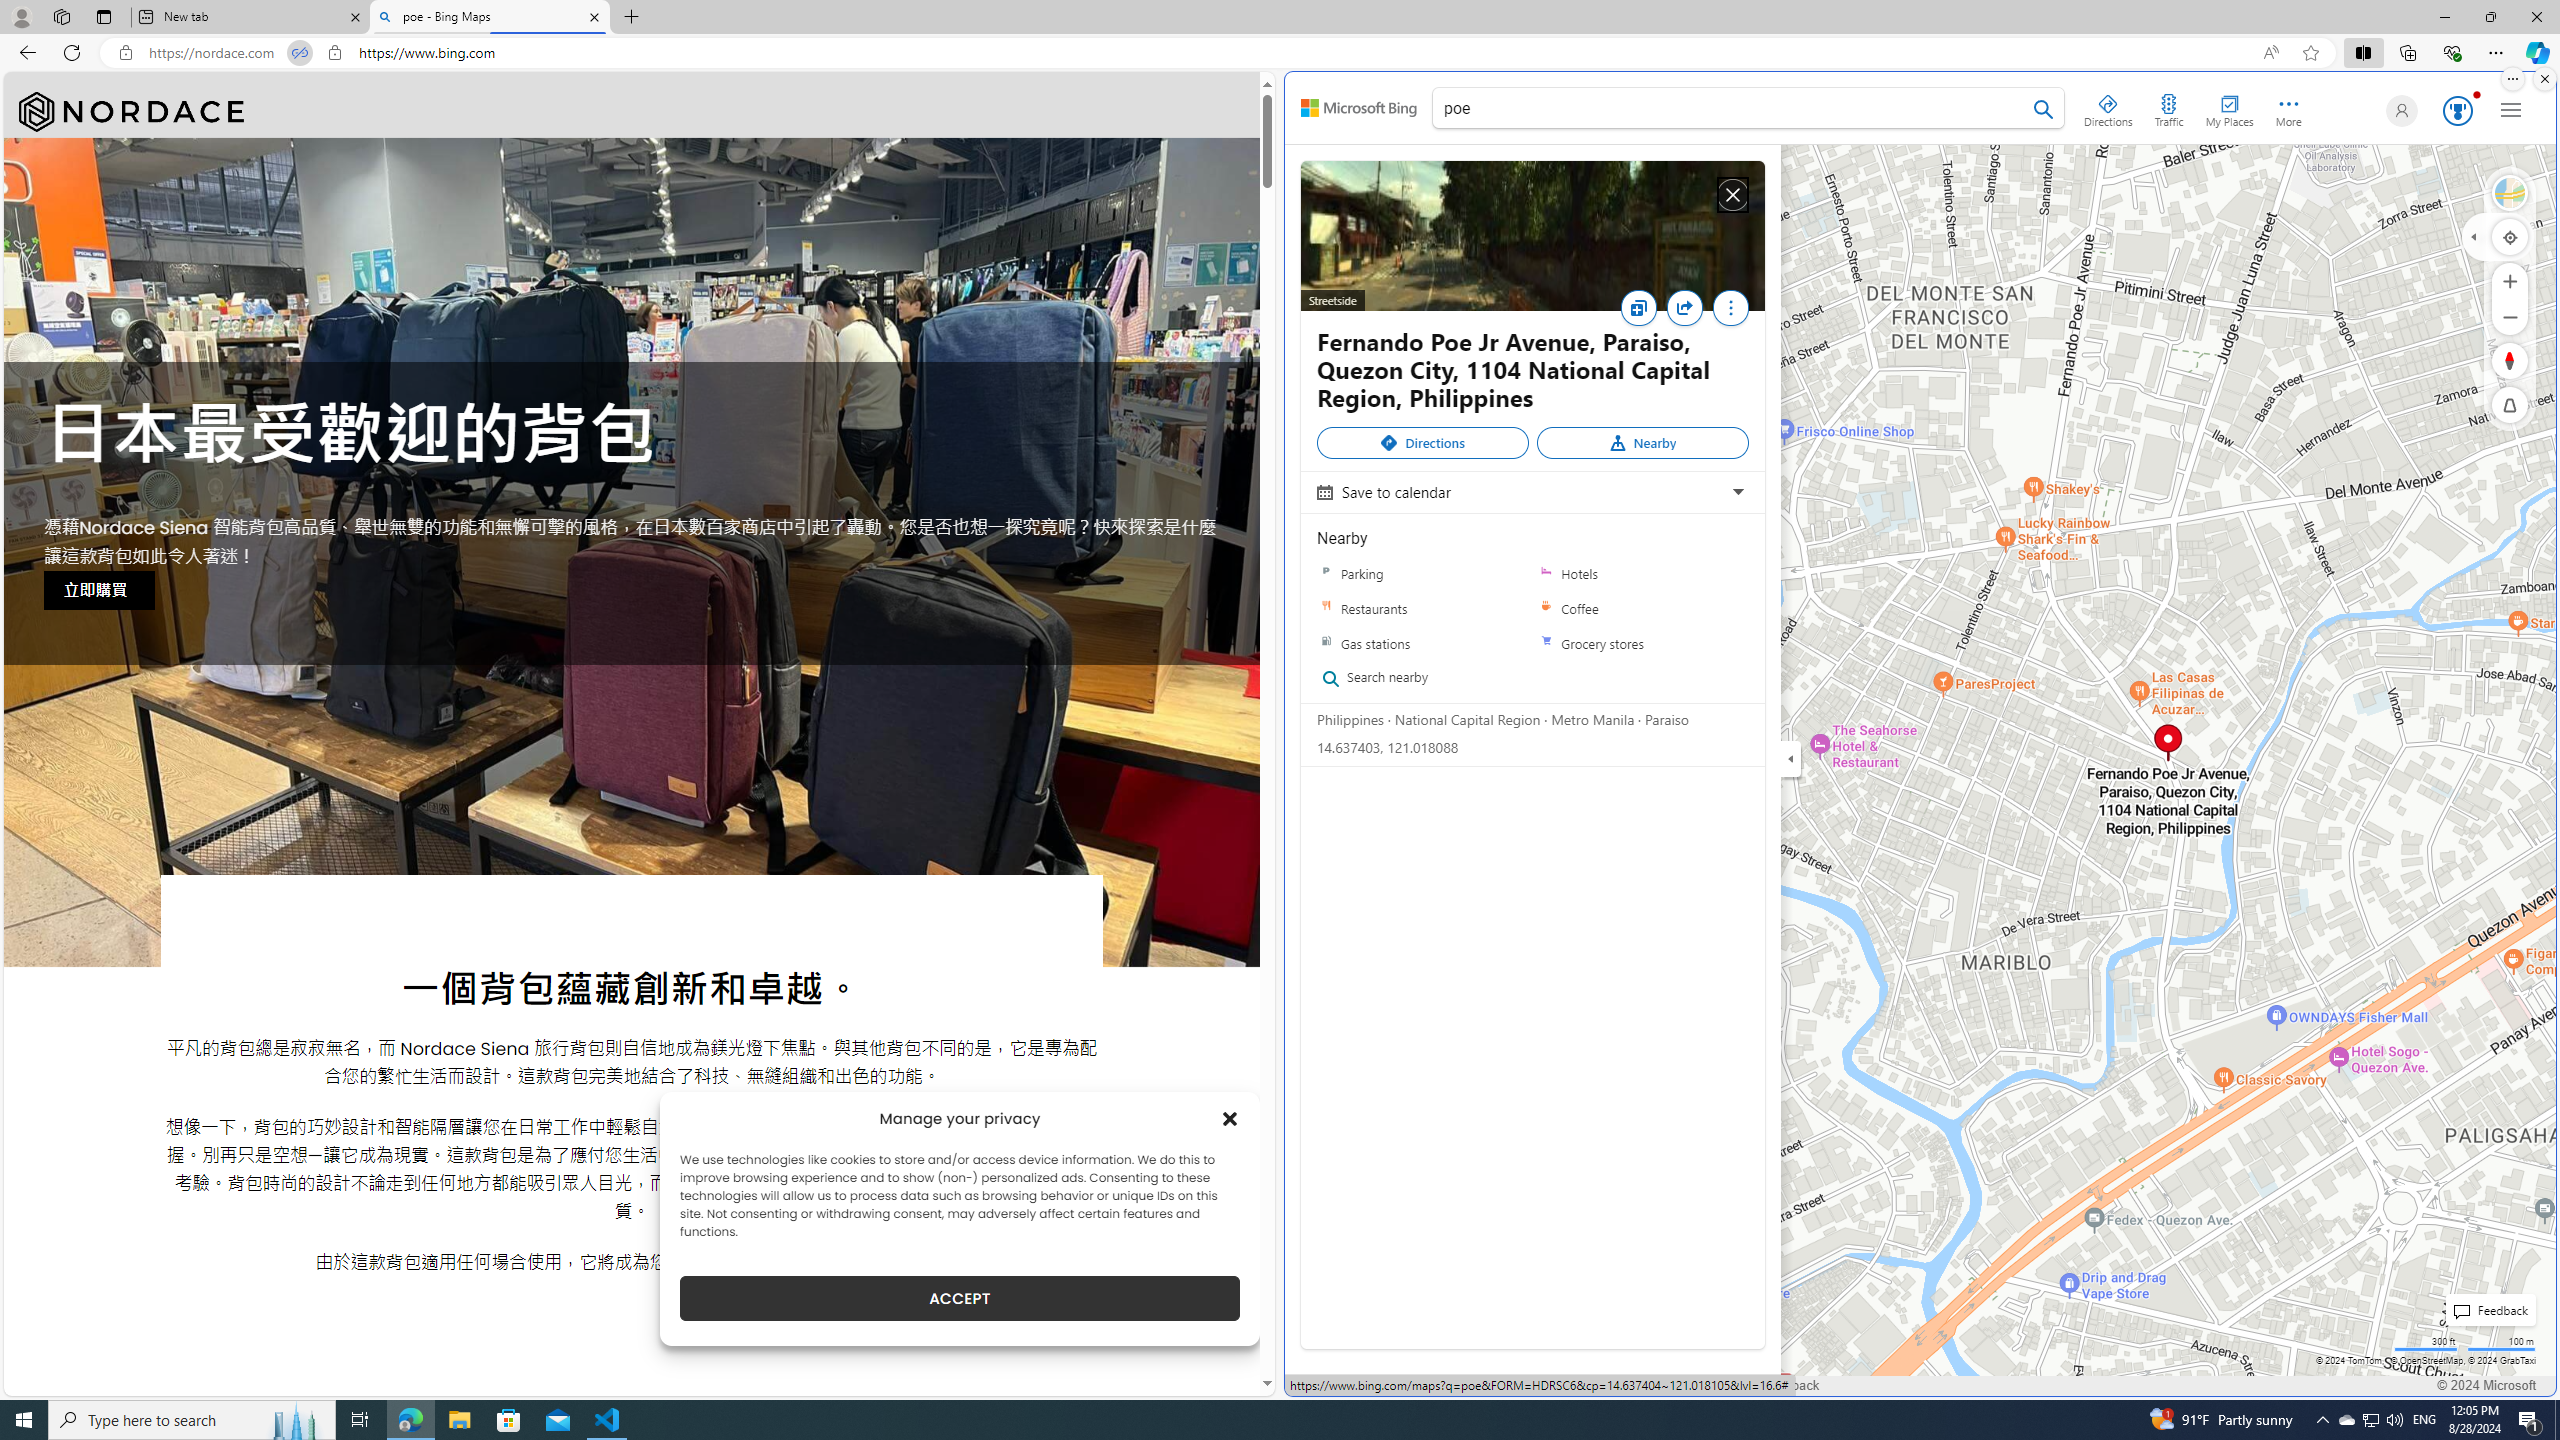 The width and height of the screenshot is (2560, 1440). I want to click on 'Directions', so click(1422, 443).